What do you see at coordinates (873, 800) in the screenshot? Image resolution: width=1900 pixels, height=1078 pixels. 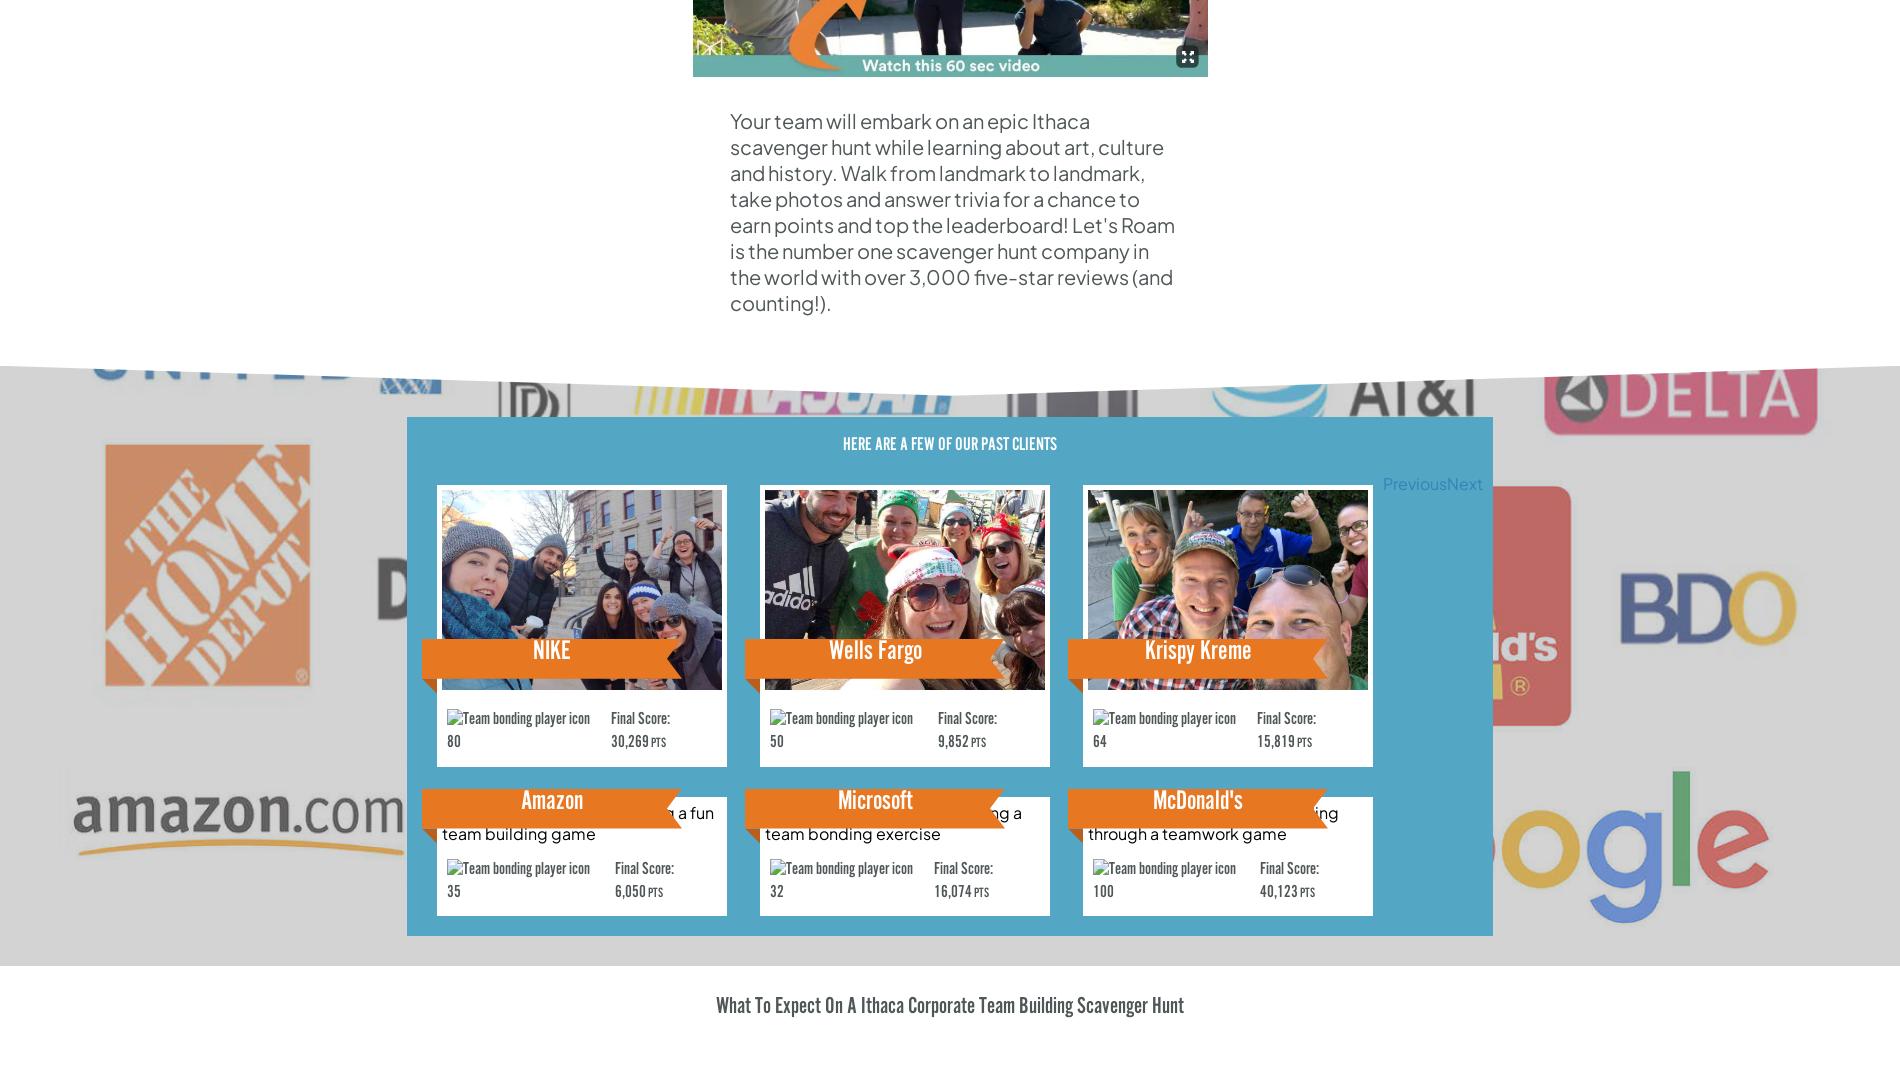 I see `'Microsoft'` at bounding box center [873, 800].